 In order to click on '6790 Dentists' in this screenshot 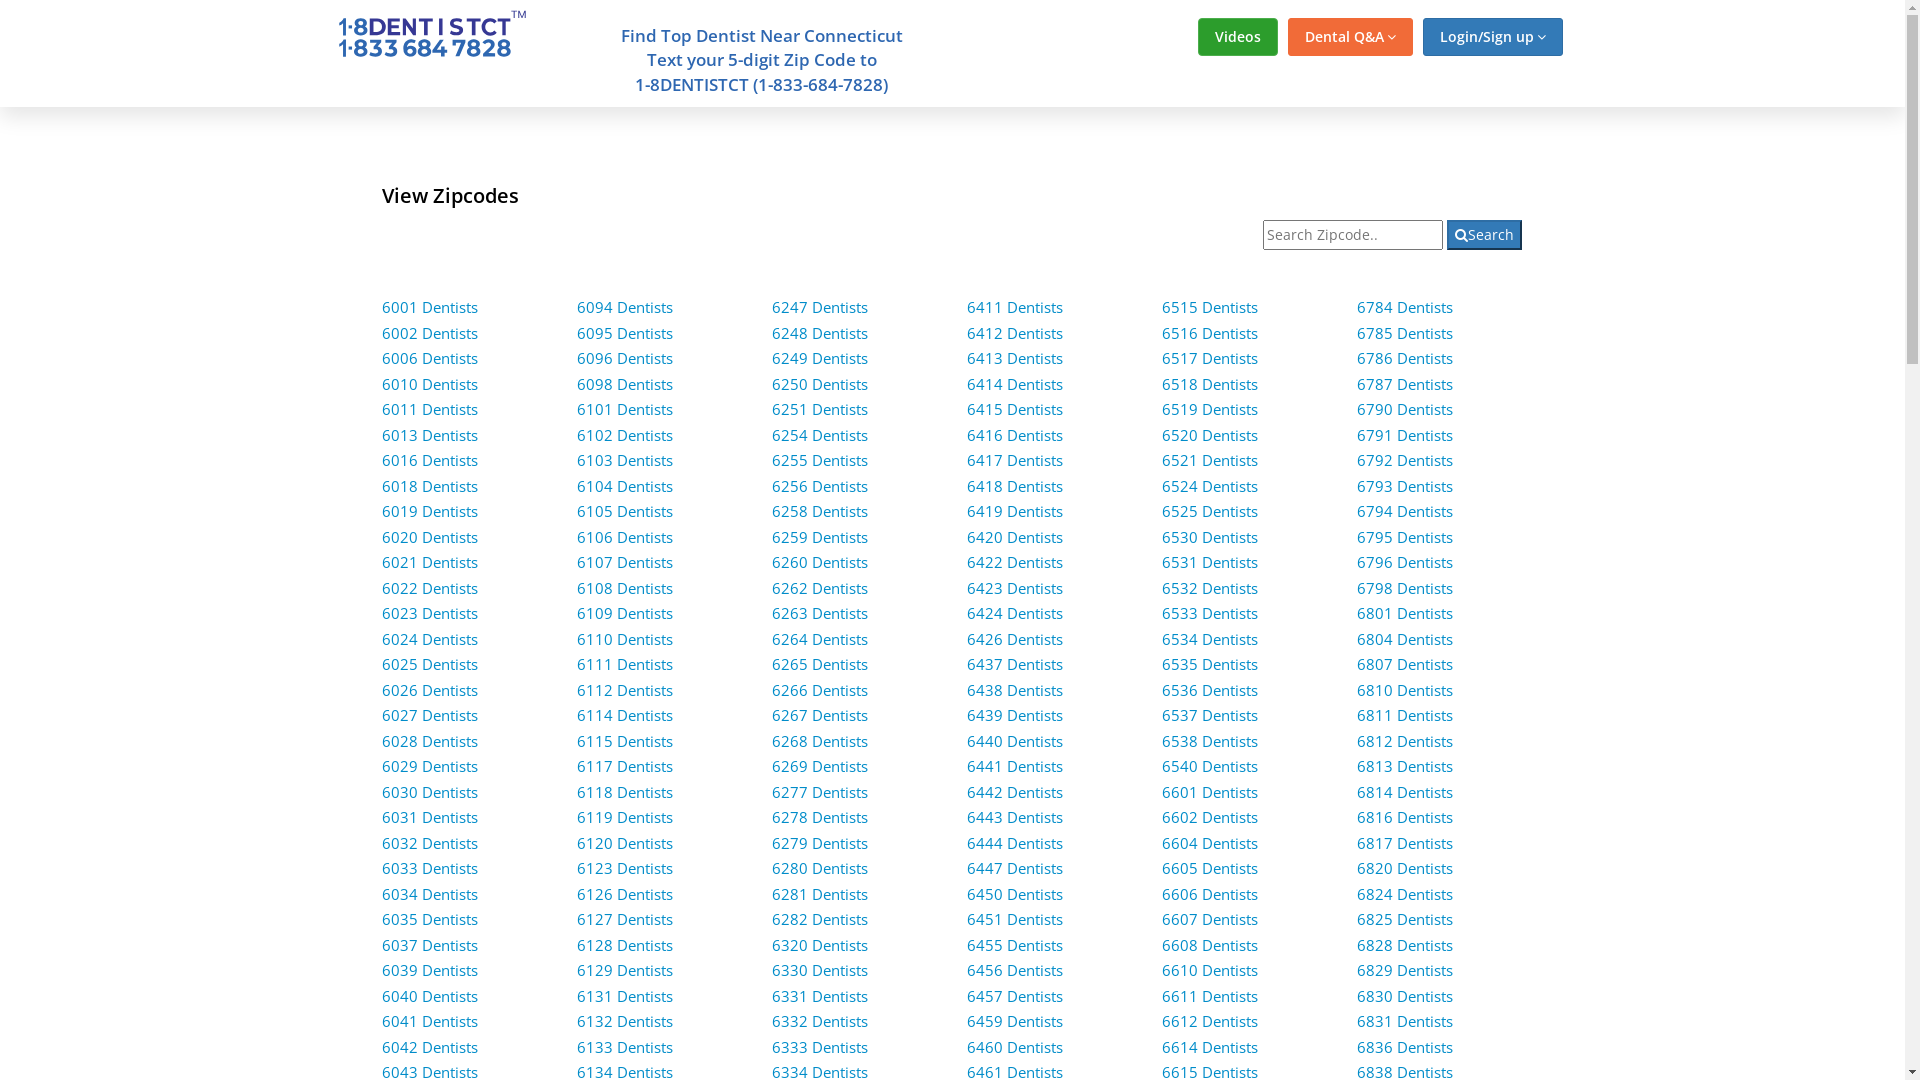, I will do `click(1404, 407)`.